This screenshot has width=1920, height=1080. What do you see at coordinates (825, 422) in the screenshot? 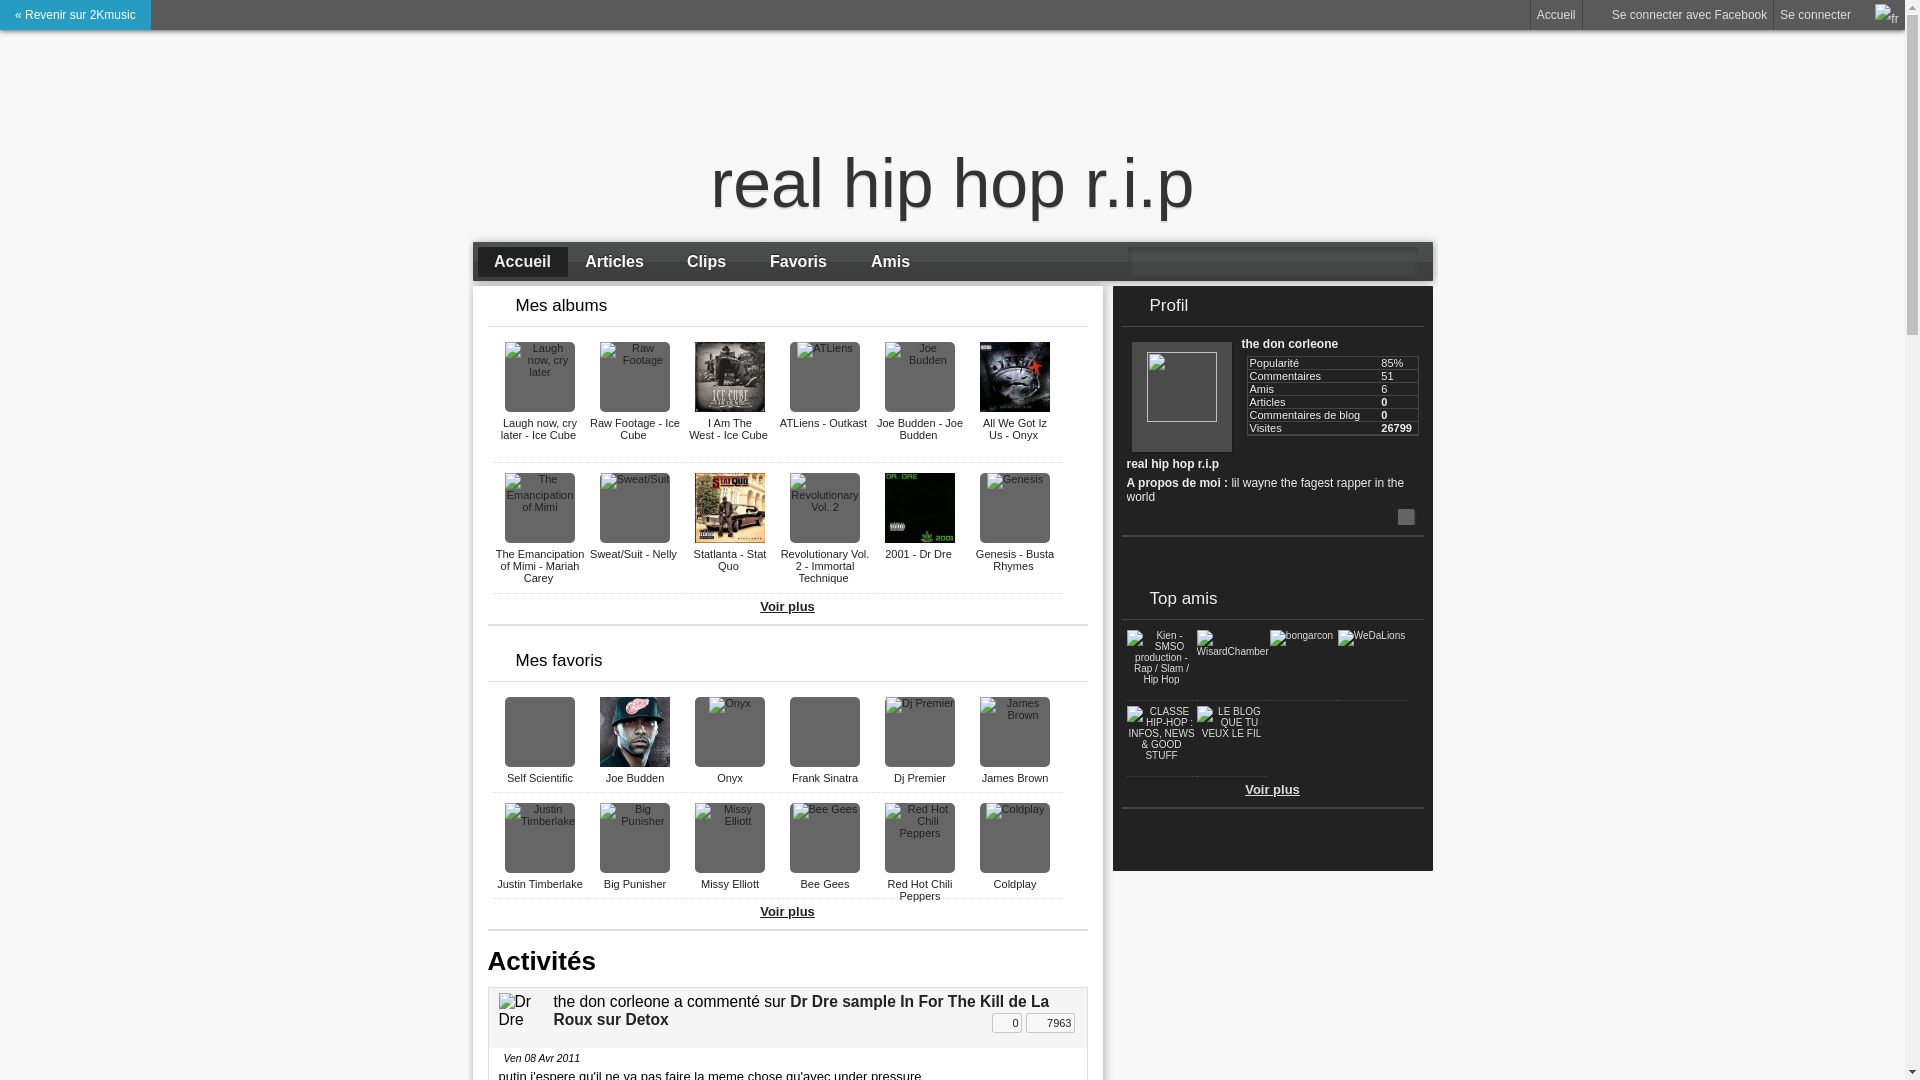
I see `'ATLiens - Outkast '` at bounding box center [825, 422].